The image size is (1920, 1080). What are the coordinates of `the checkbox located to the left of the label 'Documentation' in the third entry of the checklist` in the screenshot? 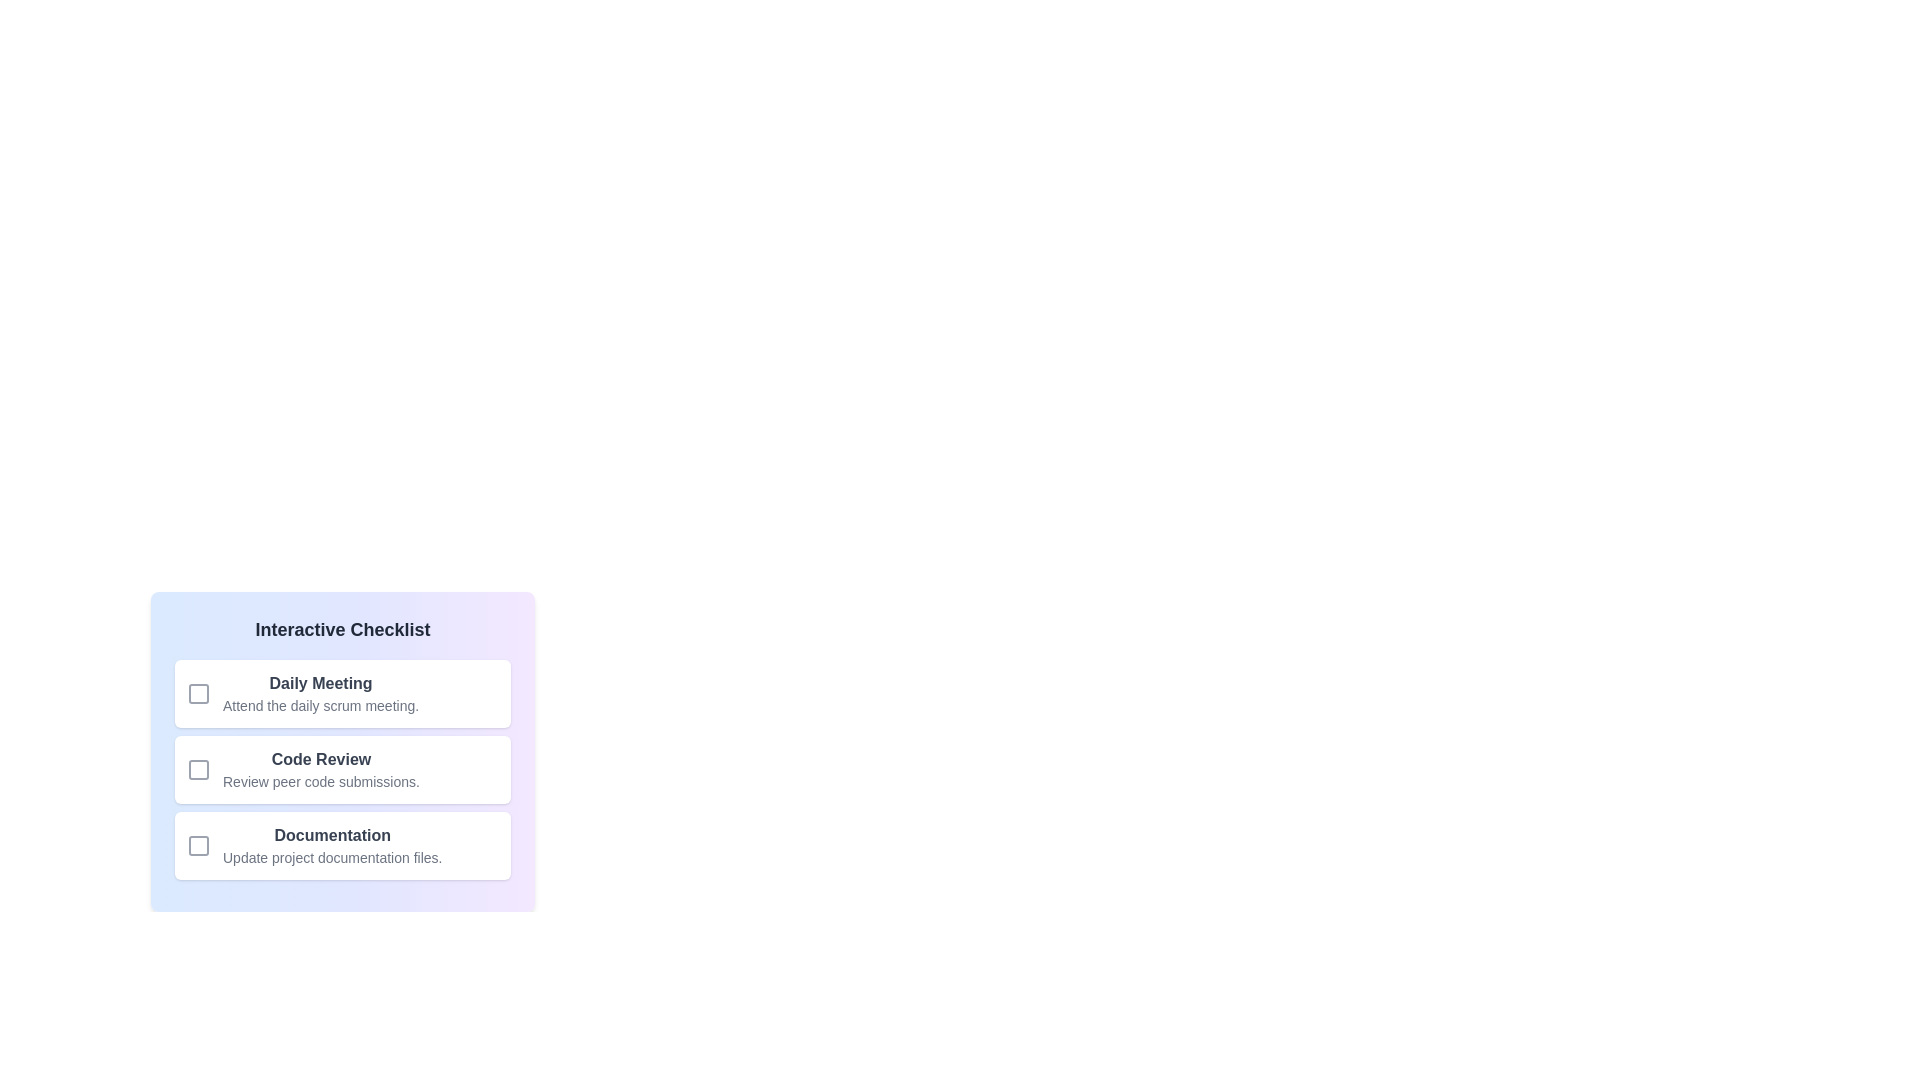 It's located at (198, 845).